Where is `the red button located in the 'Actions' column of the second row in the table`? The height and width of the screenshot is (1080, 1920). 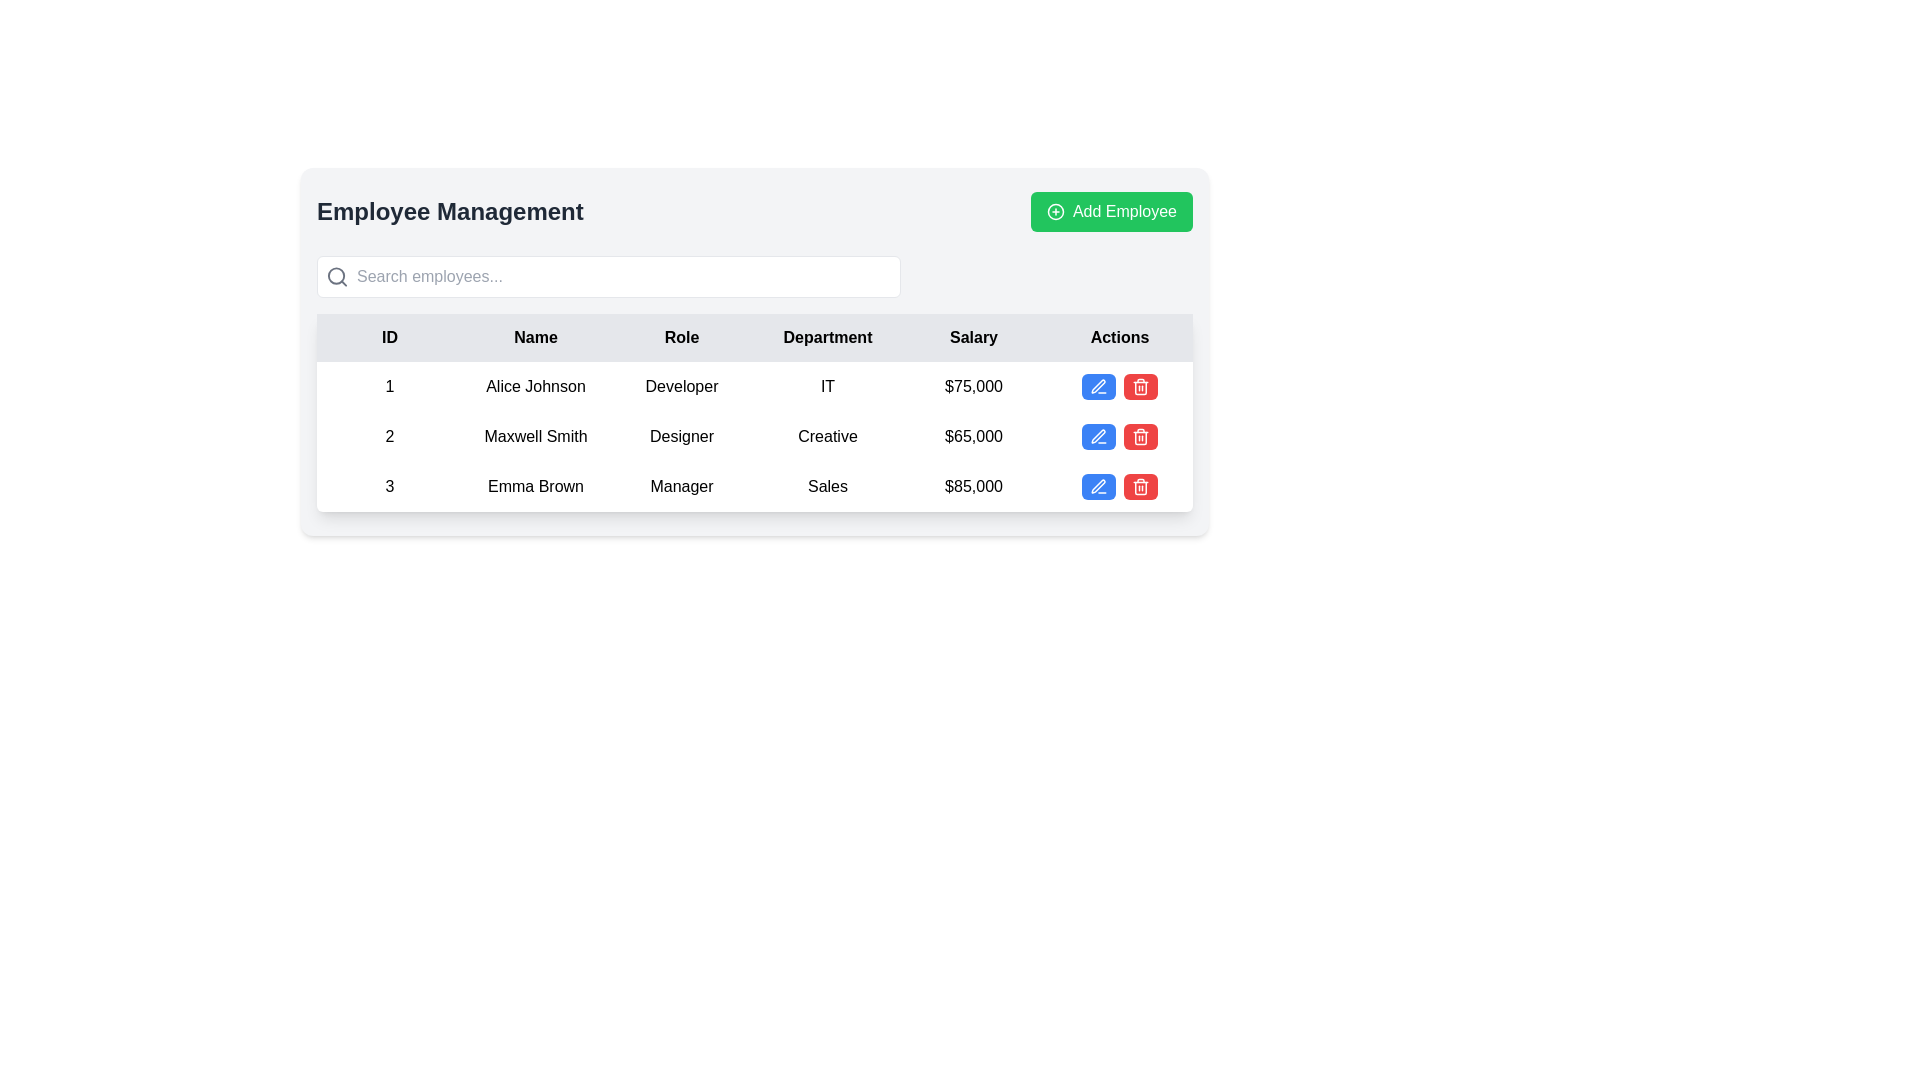
the red button located in the 'Actions' column of the second row in the table is located at coordinates (1118, 435).